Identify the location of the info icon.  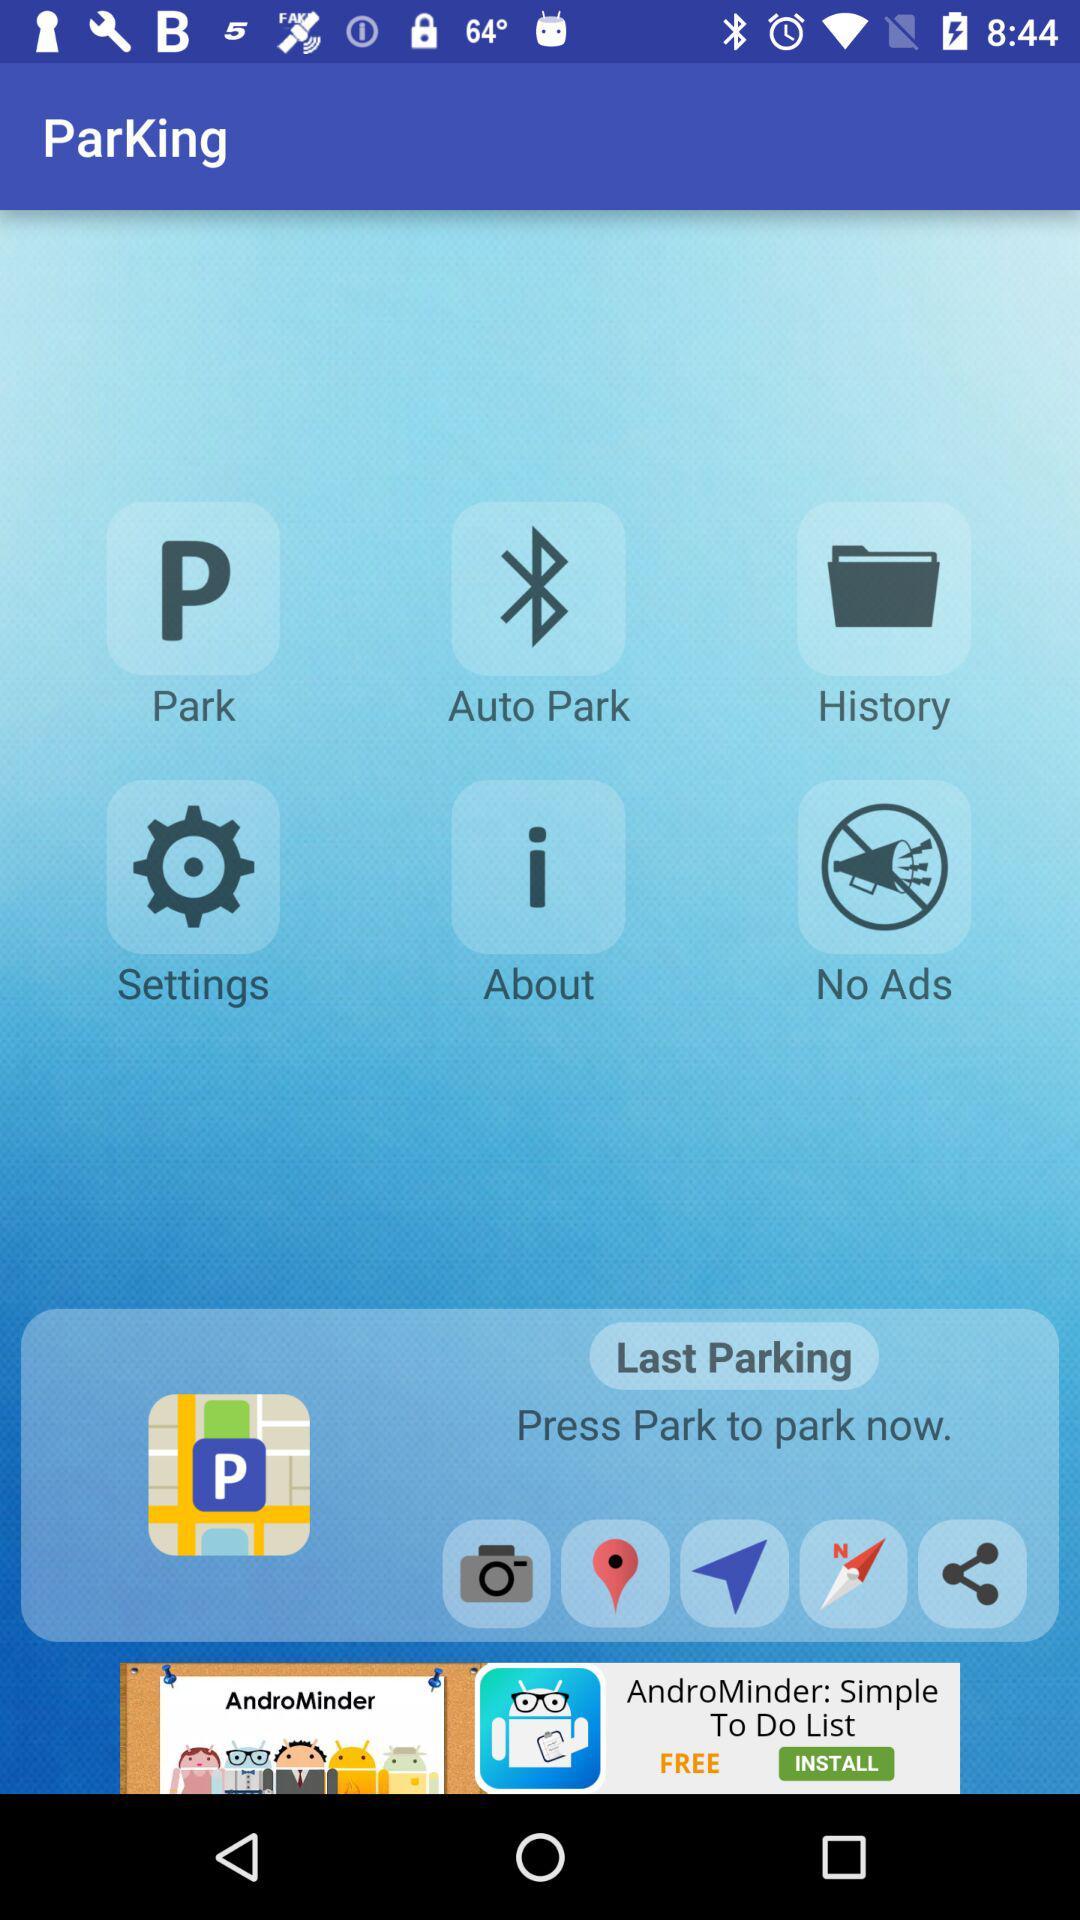
(537, 867).